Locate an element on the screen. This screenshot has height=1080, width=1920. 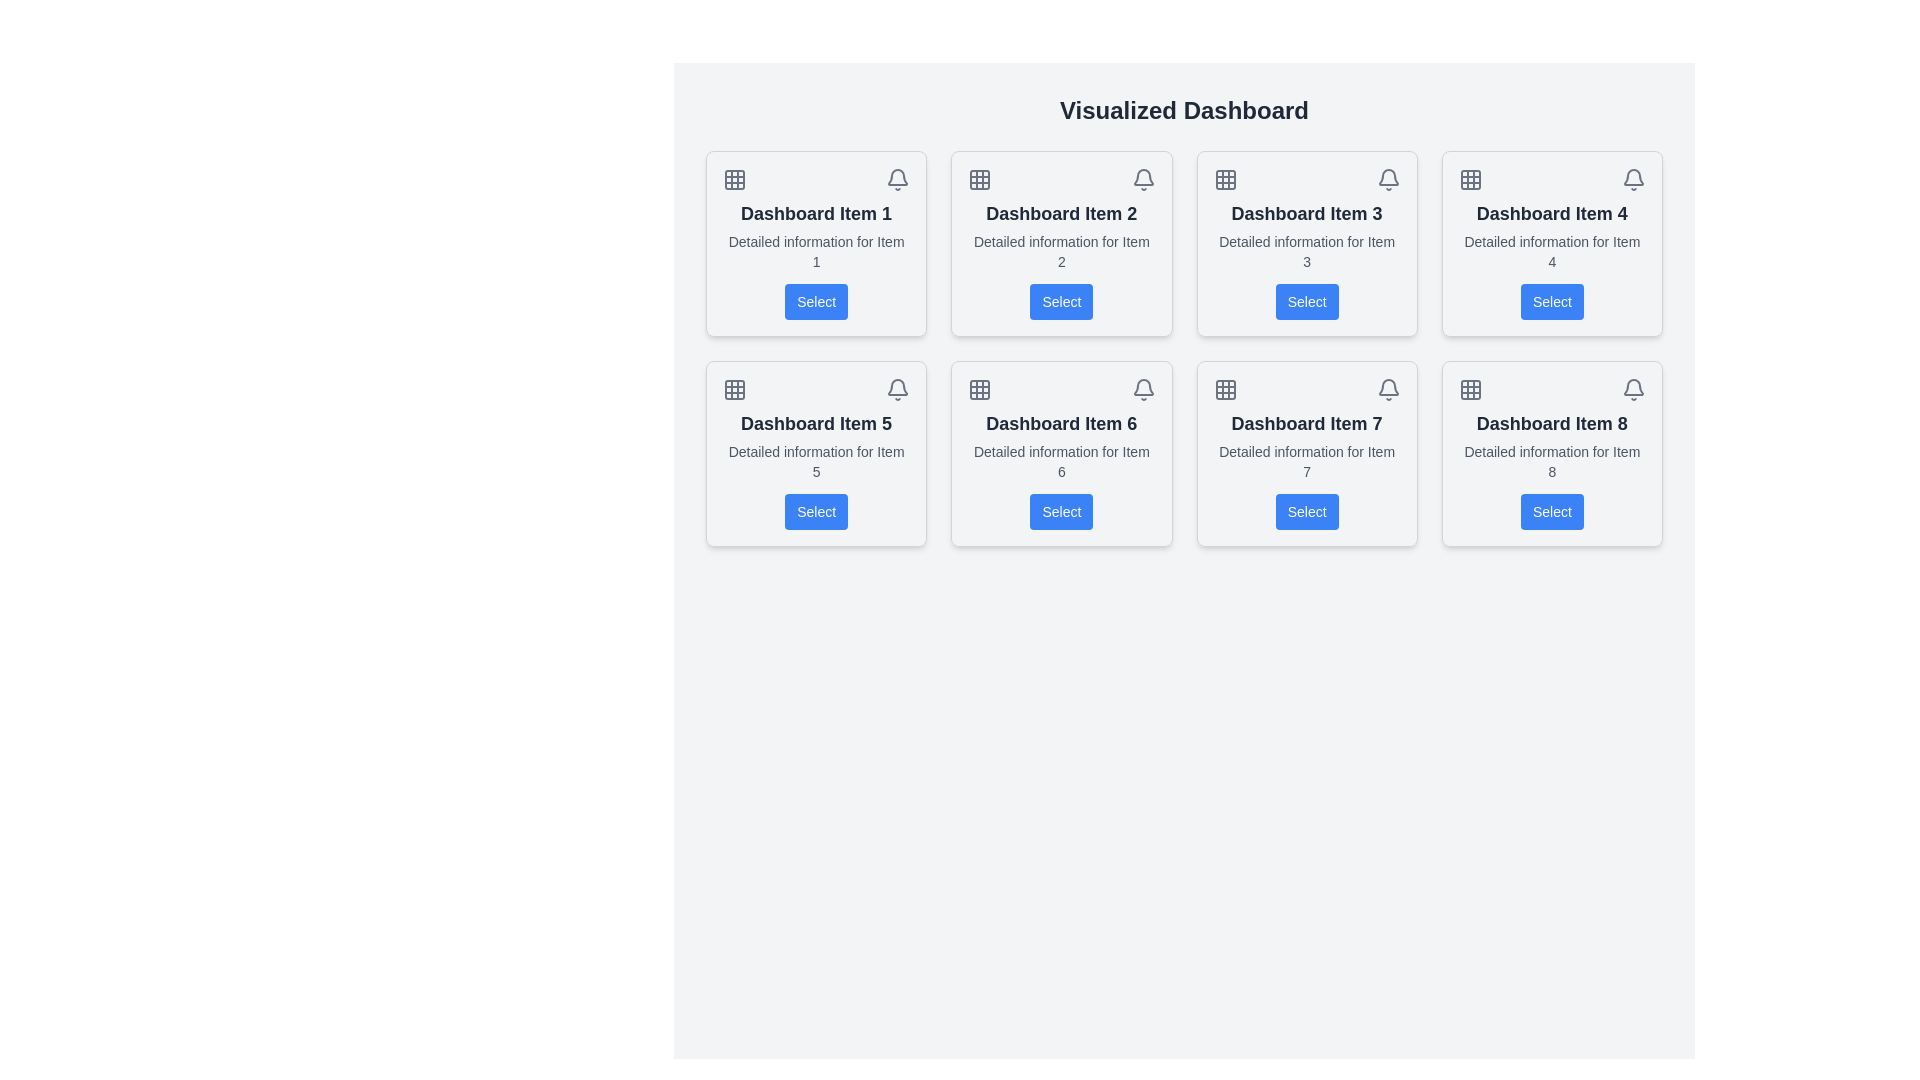
the gray outlined bell icon located in the top-right corner of the 'Dashboard Item 3' card is located at coordinates (1387, 180).